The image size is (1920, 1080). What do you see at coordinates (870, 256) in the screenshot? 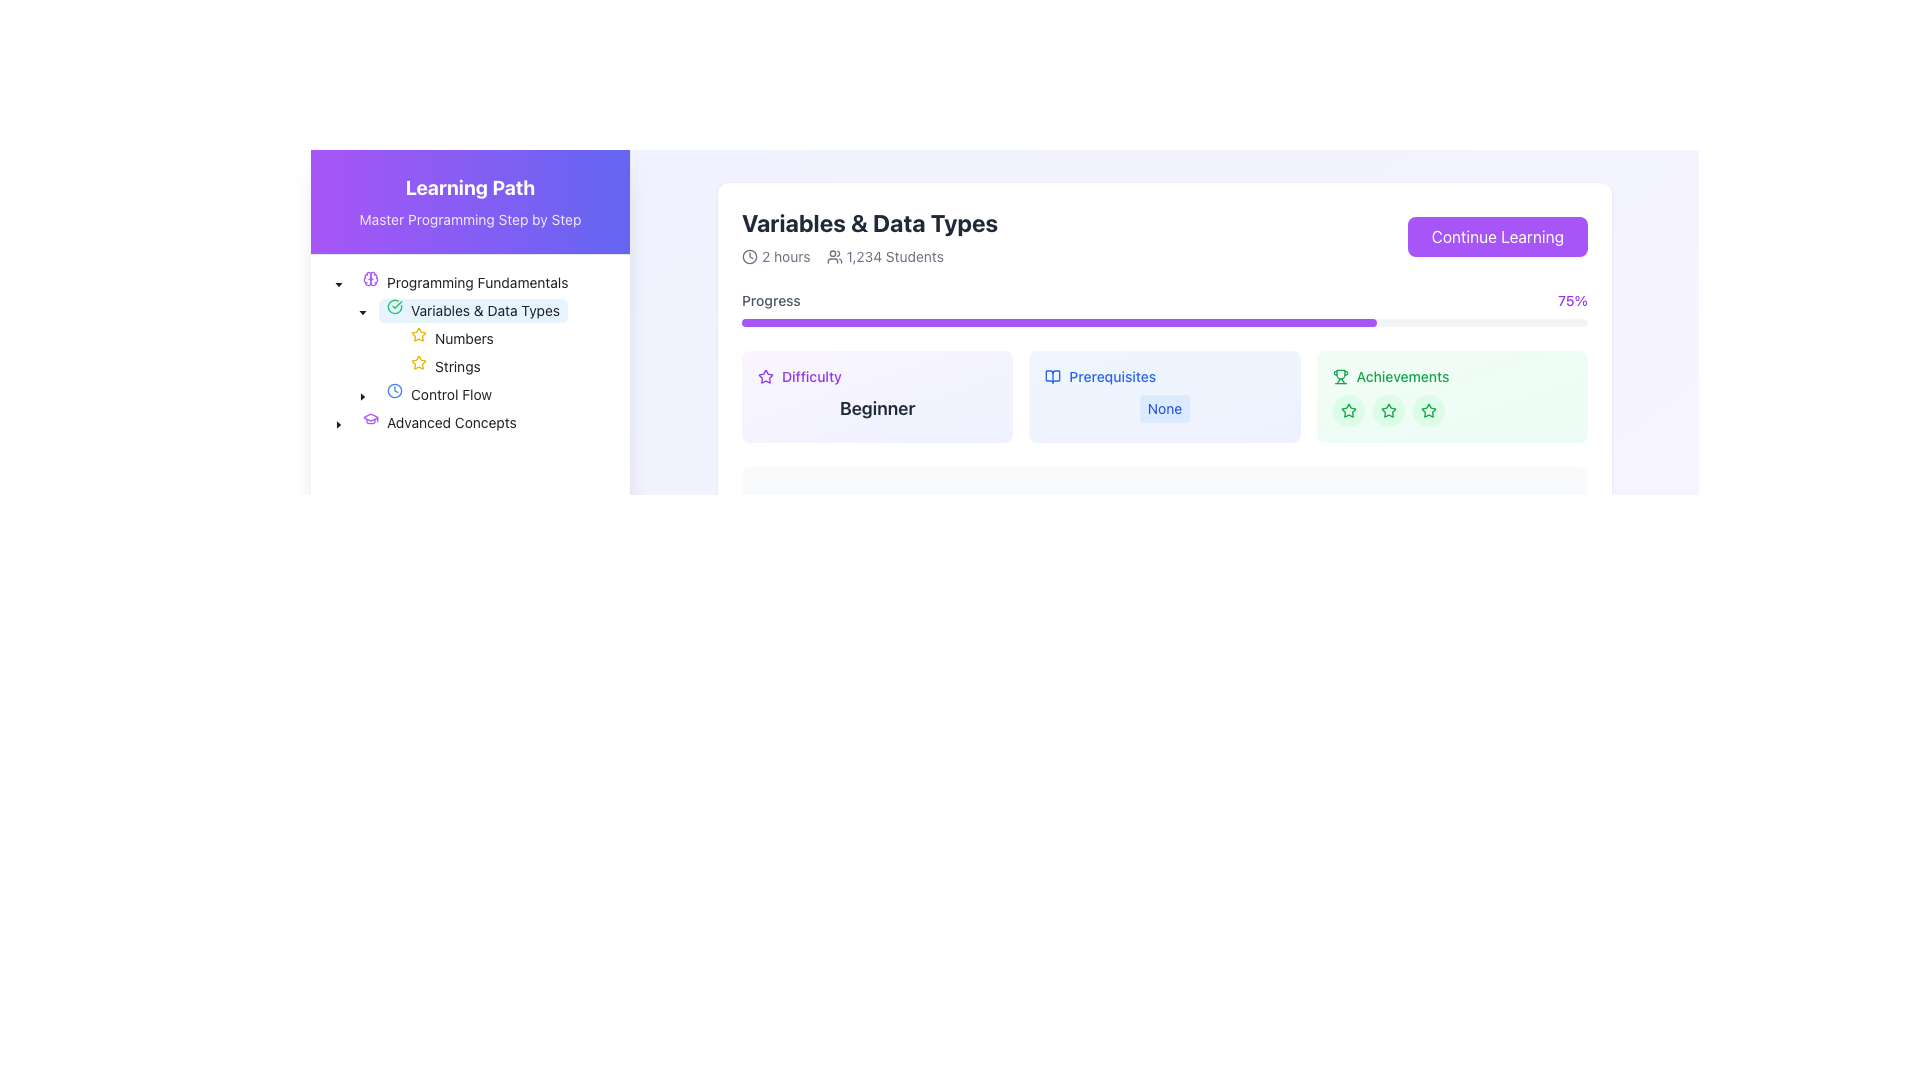
I see `the informational label displaying '2 hours 1,234 Students'` at bounding box center [870, 256].